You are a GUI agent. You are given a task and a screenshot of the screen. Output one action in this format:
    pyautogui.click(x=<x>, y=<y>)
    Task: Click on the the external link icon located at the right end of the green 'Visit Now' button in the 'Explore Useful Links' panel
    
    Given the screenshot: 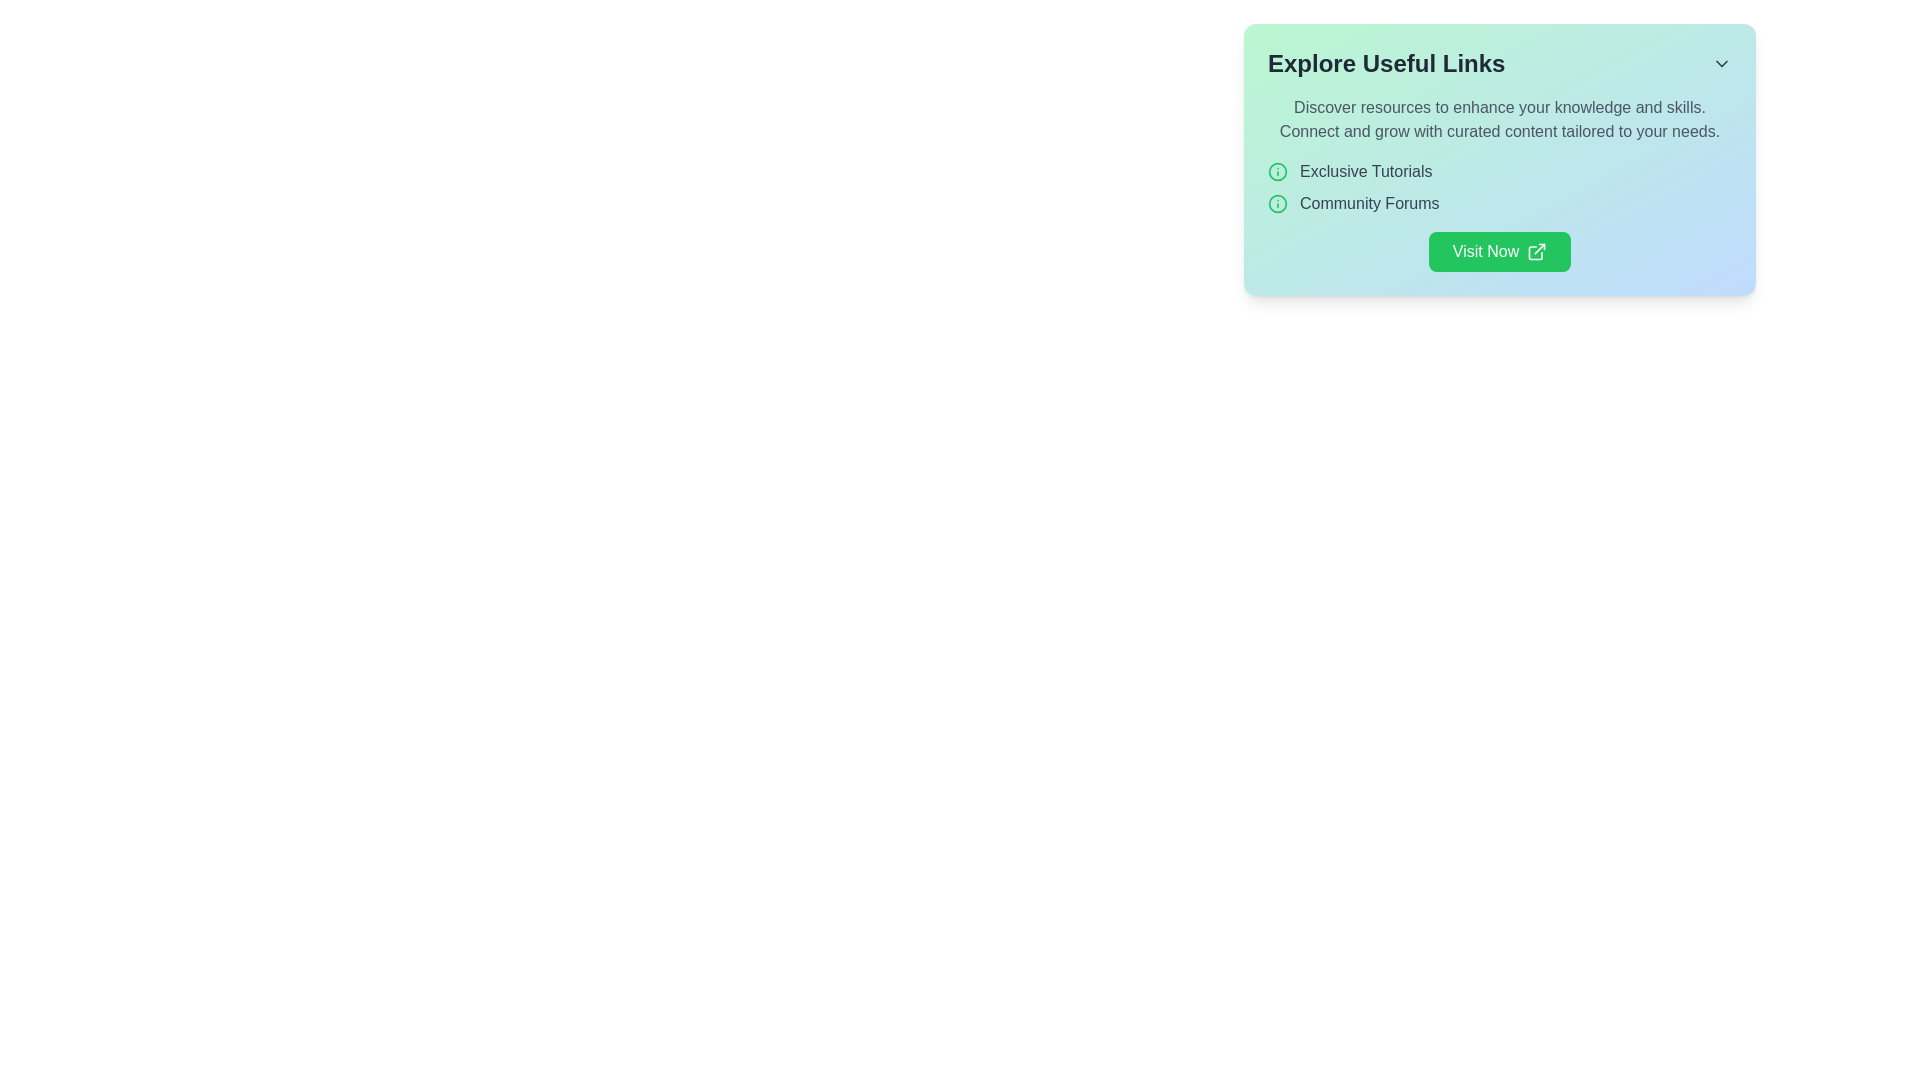 What is the action you would take?
    pyautogui.click(x=1536, y=250)
    